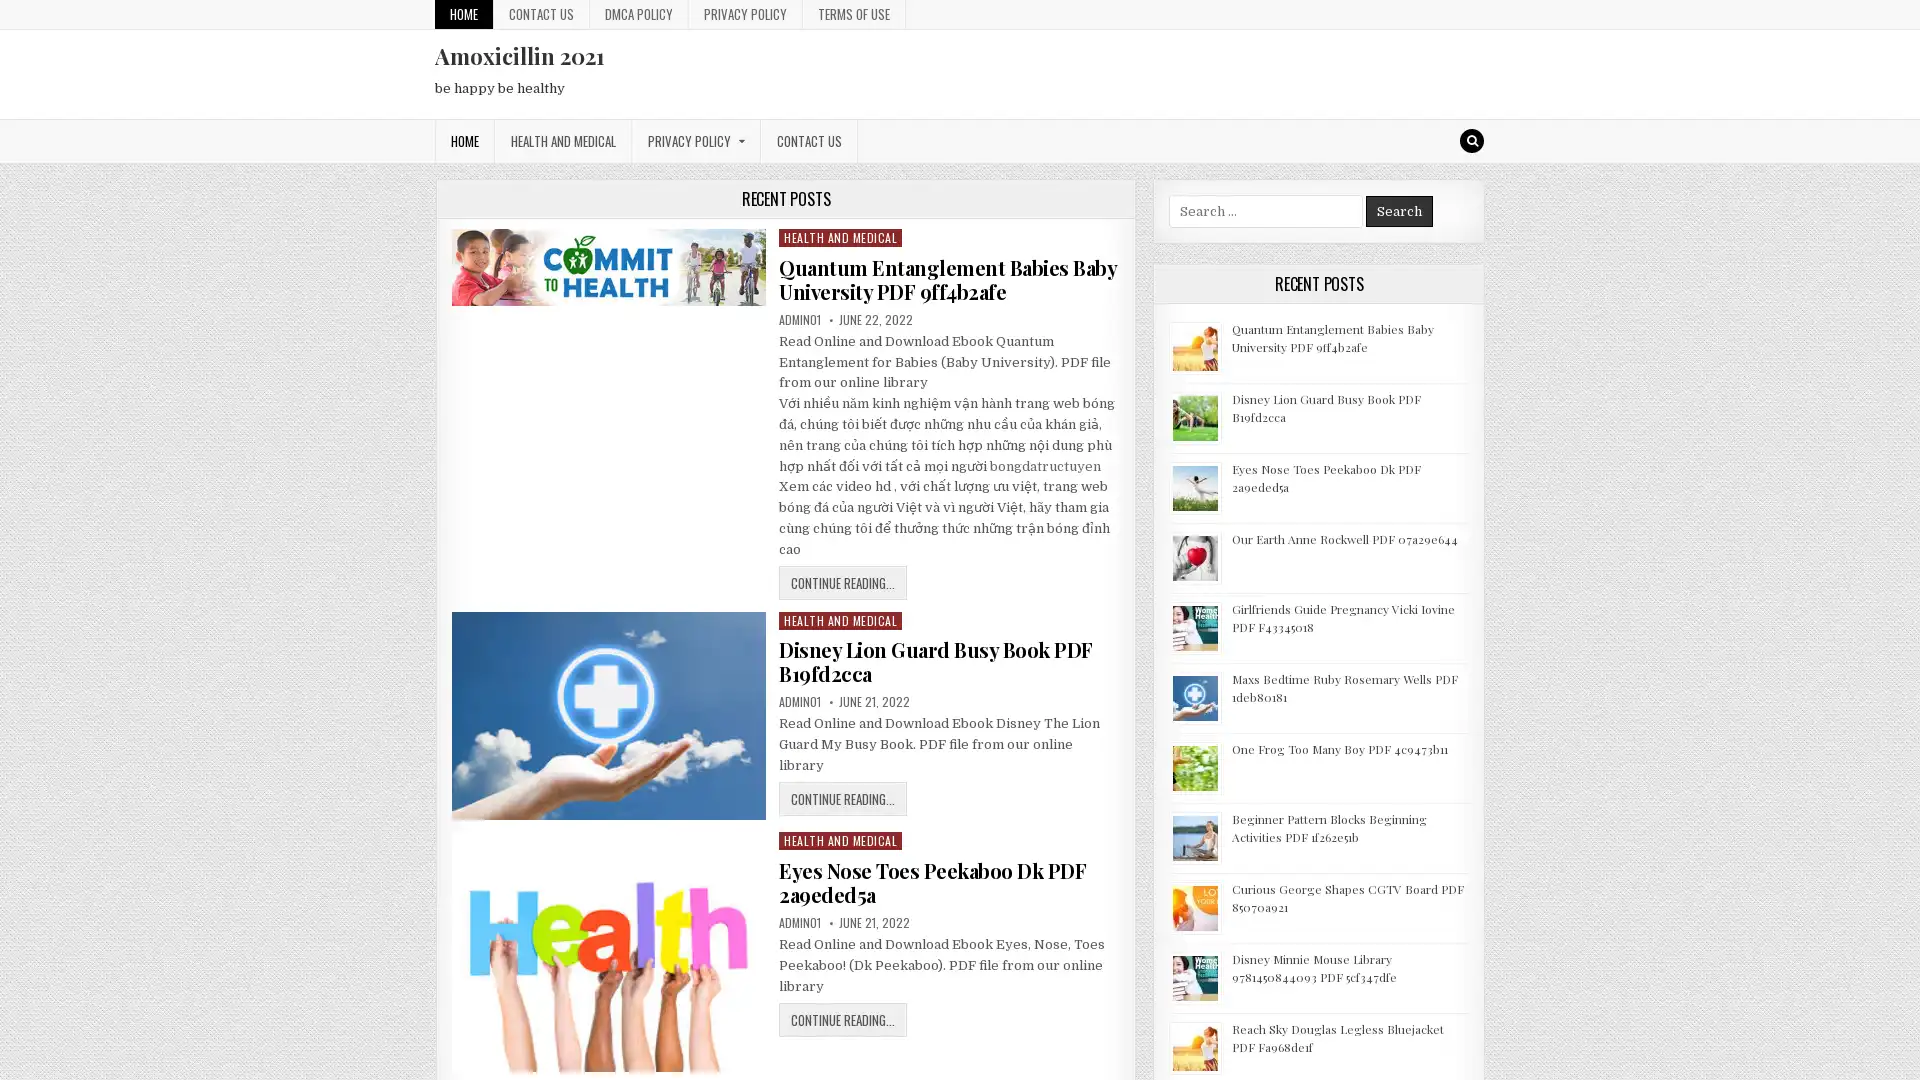 Image resolution: width=1920 pixels, height=1080 pixels. What do you see at coordinates (1398, 211) in the screenshot?
I see `Search` at bounding box center [1398, 211].